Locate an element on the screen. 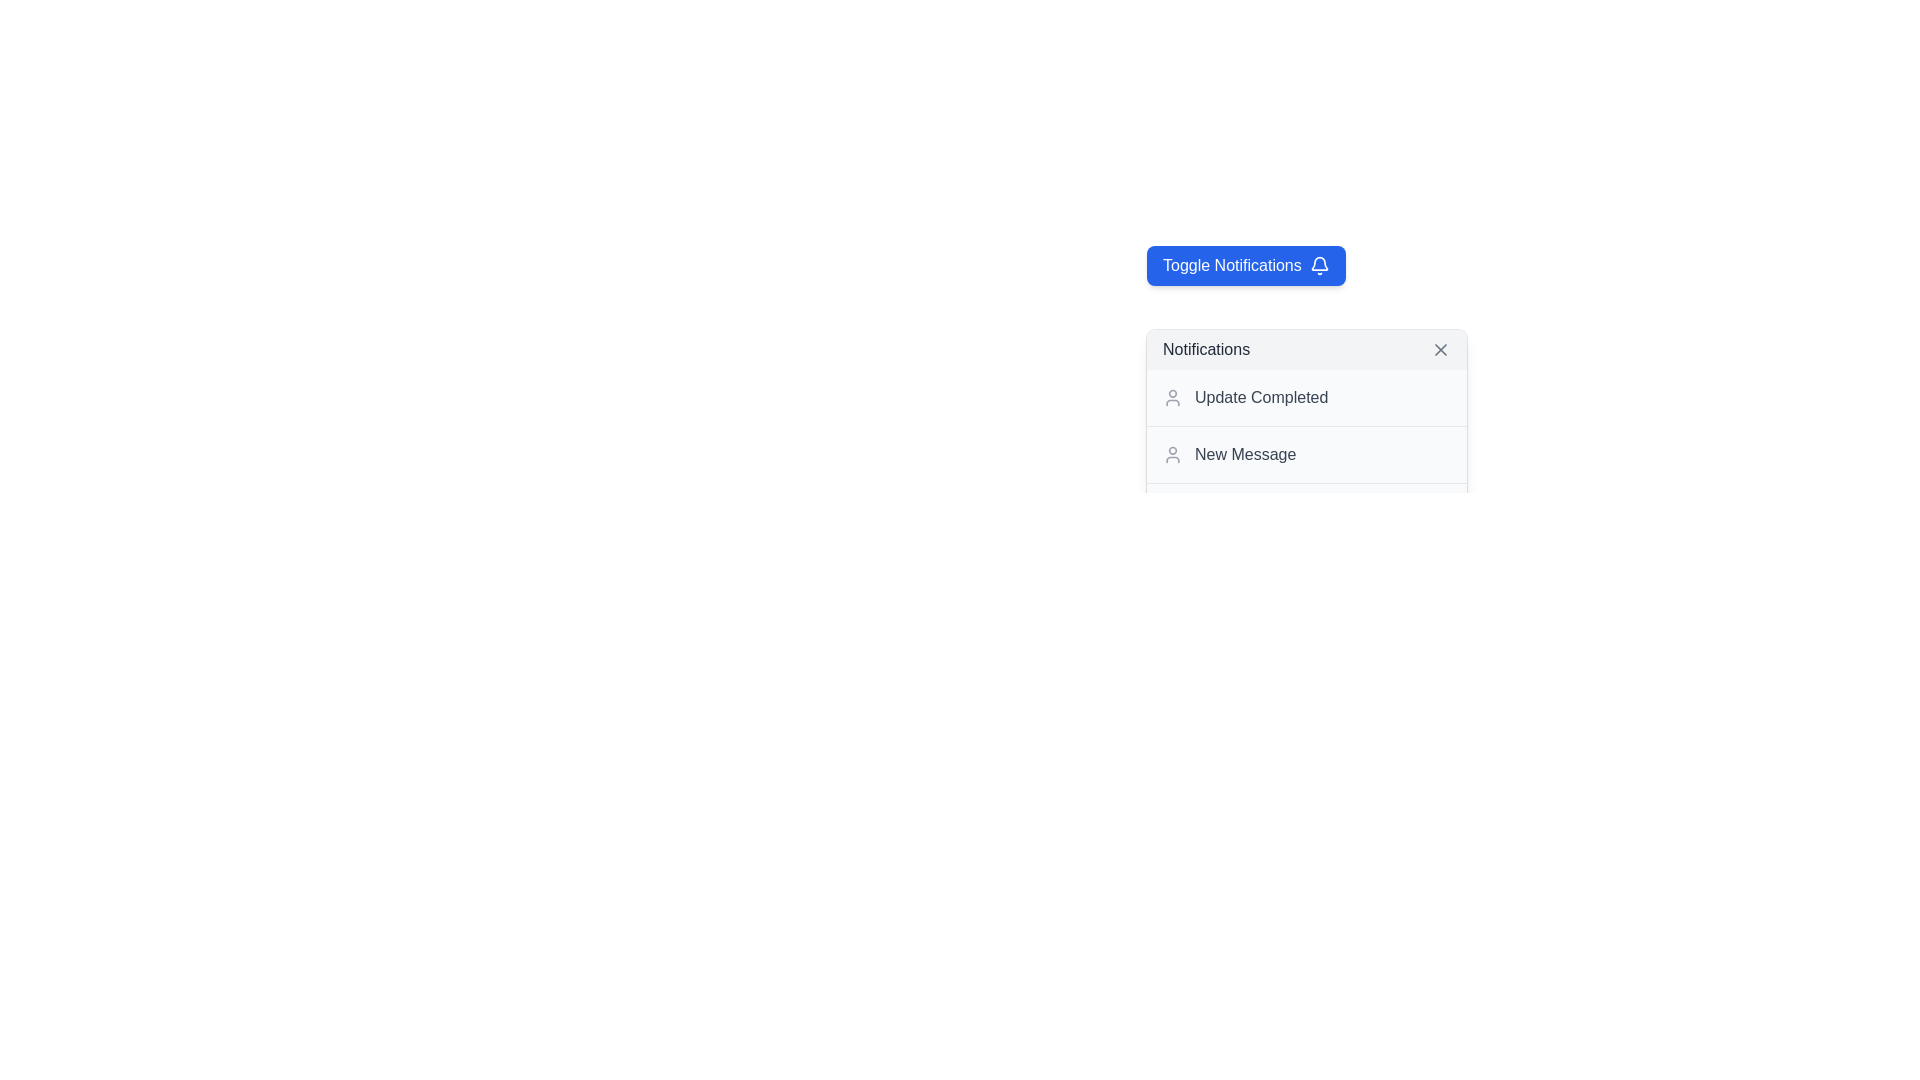 The image size is (1920, 1080). text label displaying 'Notifications' located in the top-left corner of the notification panel header is located at coordinates (1205, 349).